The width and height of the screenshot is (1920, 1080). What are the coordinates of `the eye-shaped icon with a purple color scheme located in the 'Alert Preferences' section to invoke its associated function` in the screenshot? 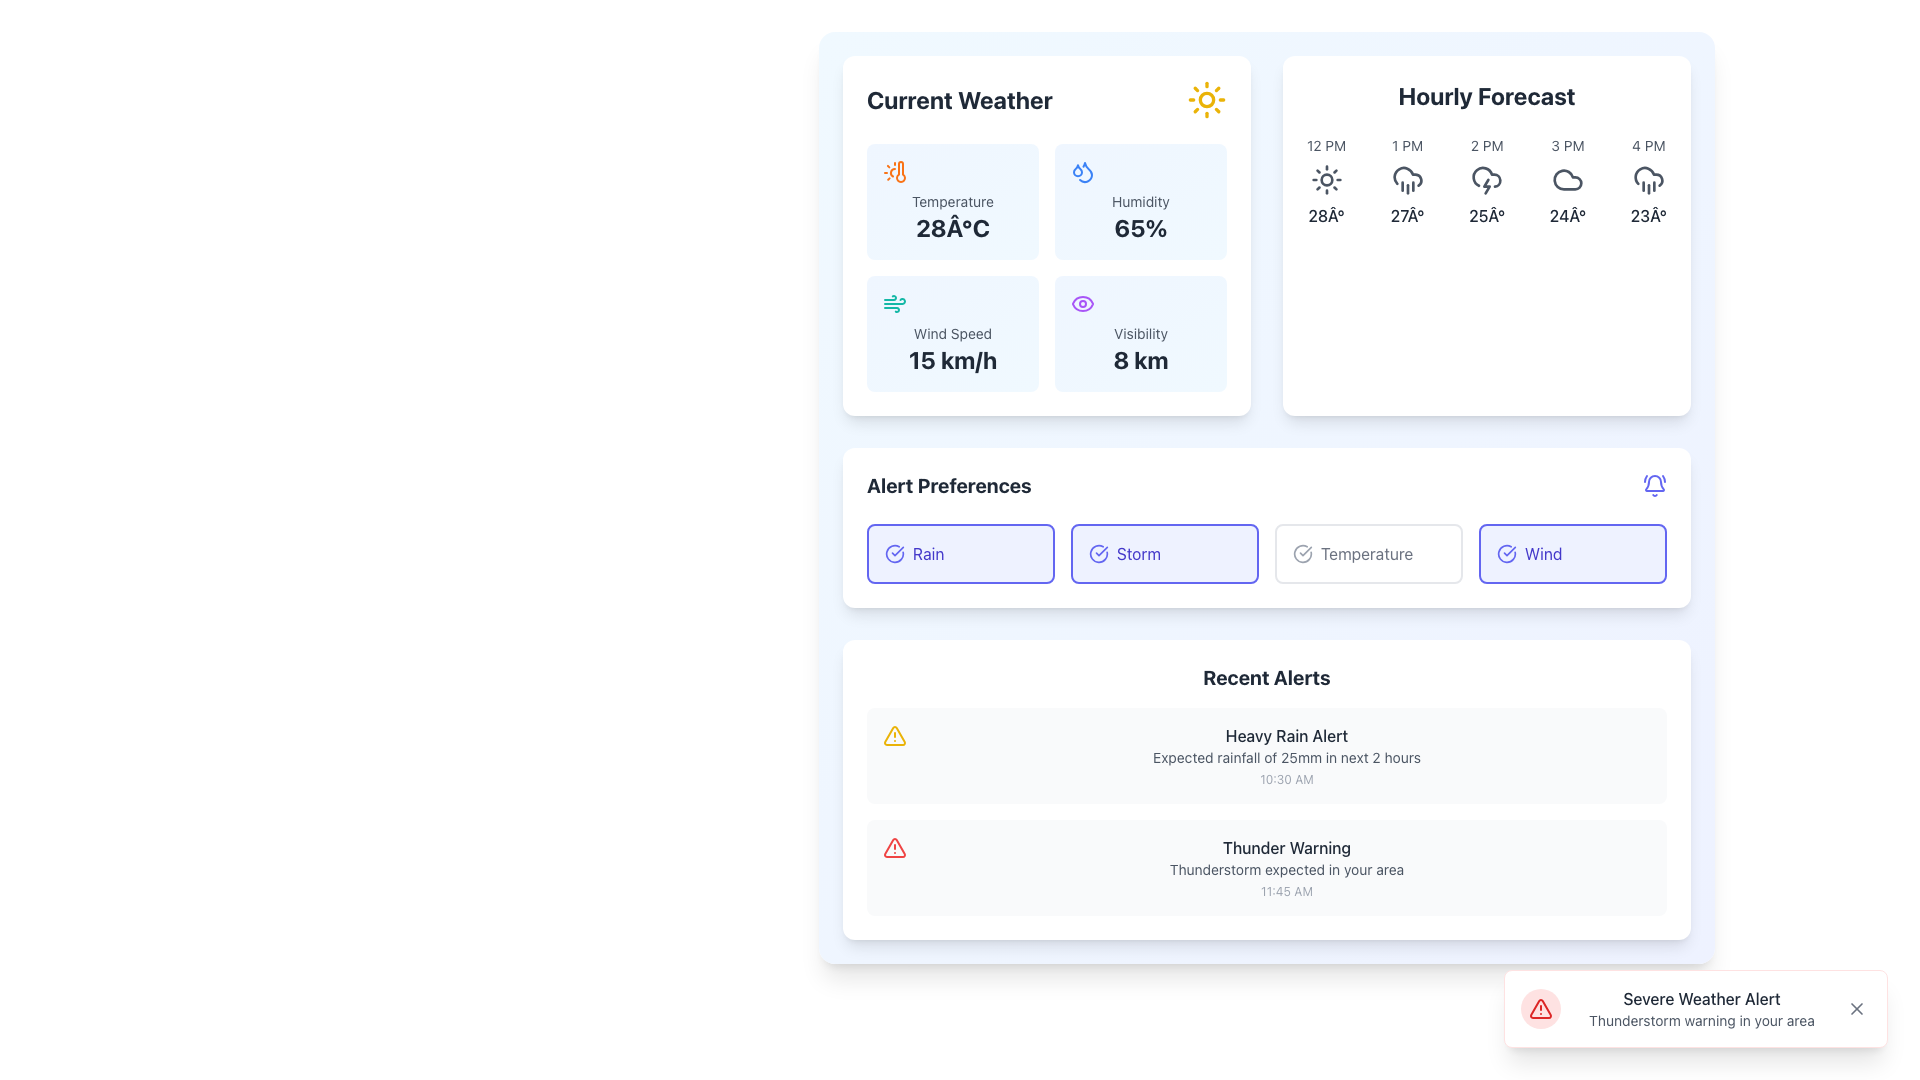 It's located at (1082, 304).